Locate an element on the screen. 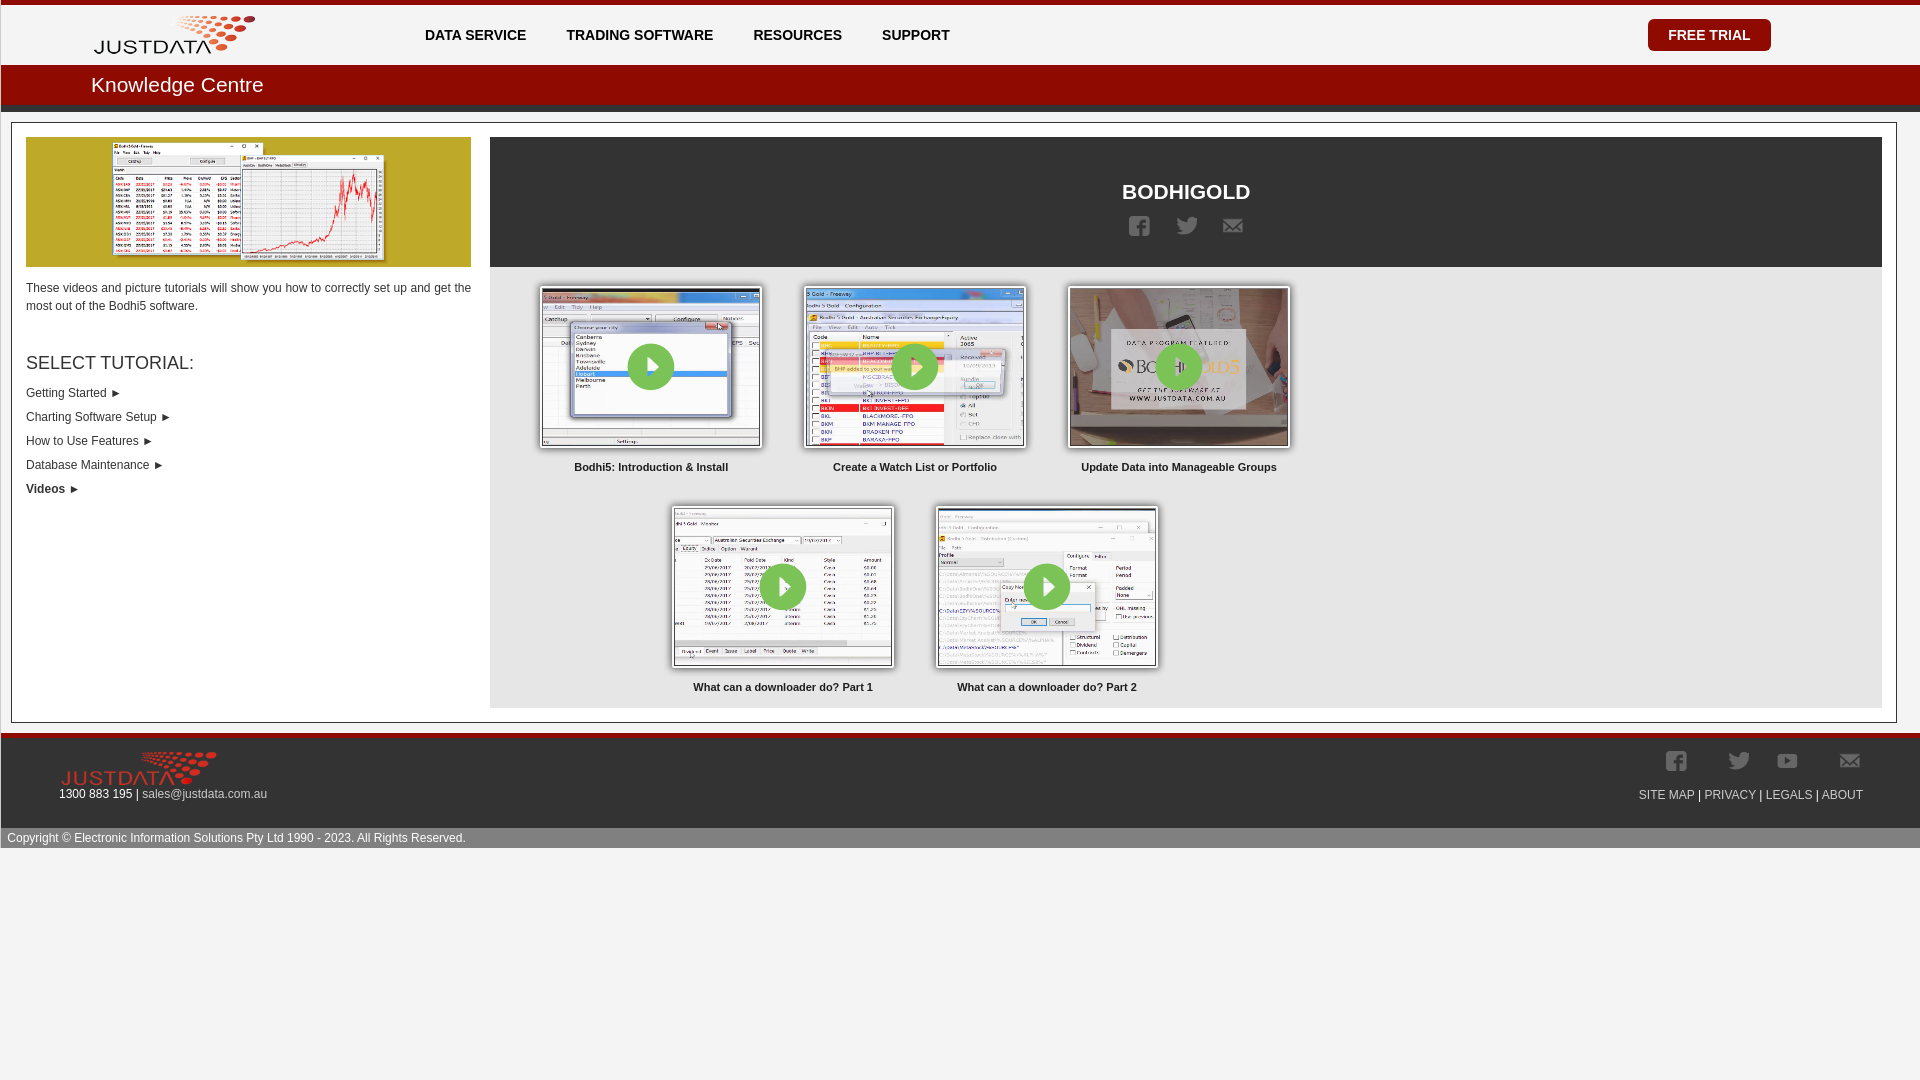 The image size is (1920, 1080). 'RESOURCES' is located at coordinates (742, 34).